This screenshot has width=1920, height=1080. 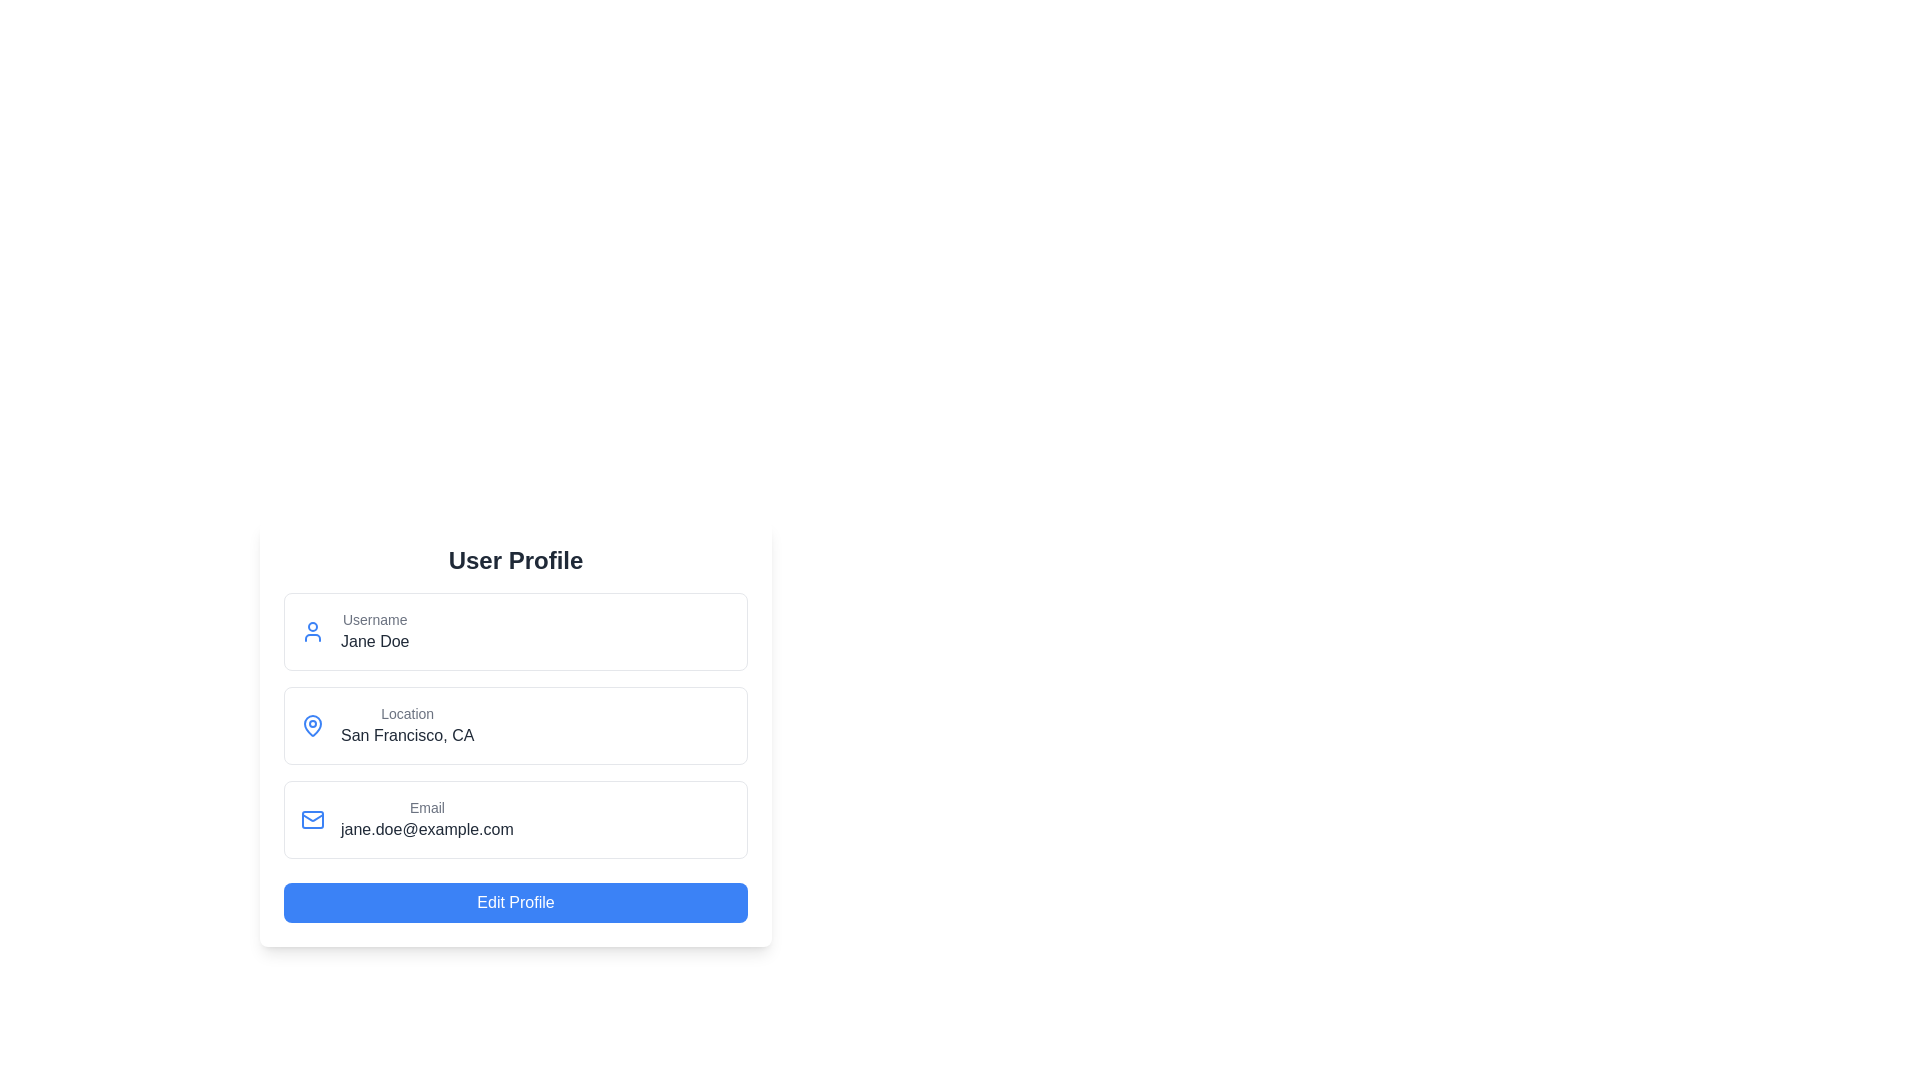 I want to click on the 'Edit Profile' button, which is a rectangular button with a blue background and white text, to observe the color change, so click(x=515, y=902).